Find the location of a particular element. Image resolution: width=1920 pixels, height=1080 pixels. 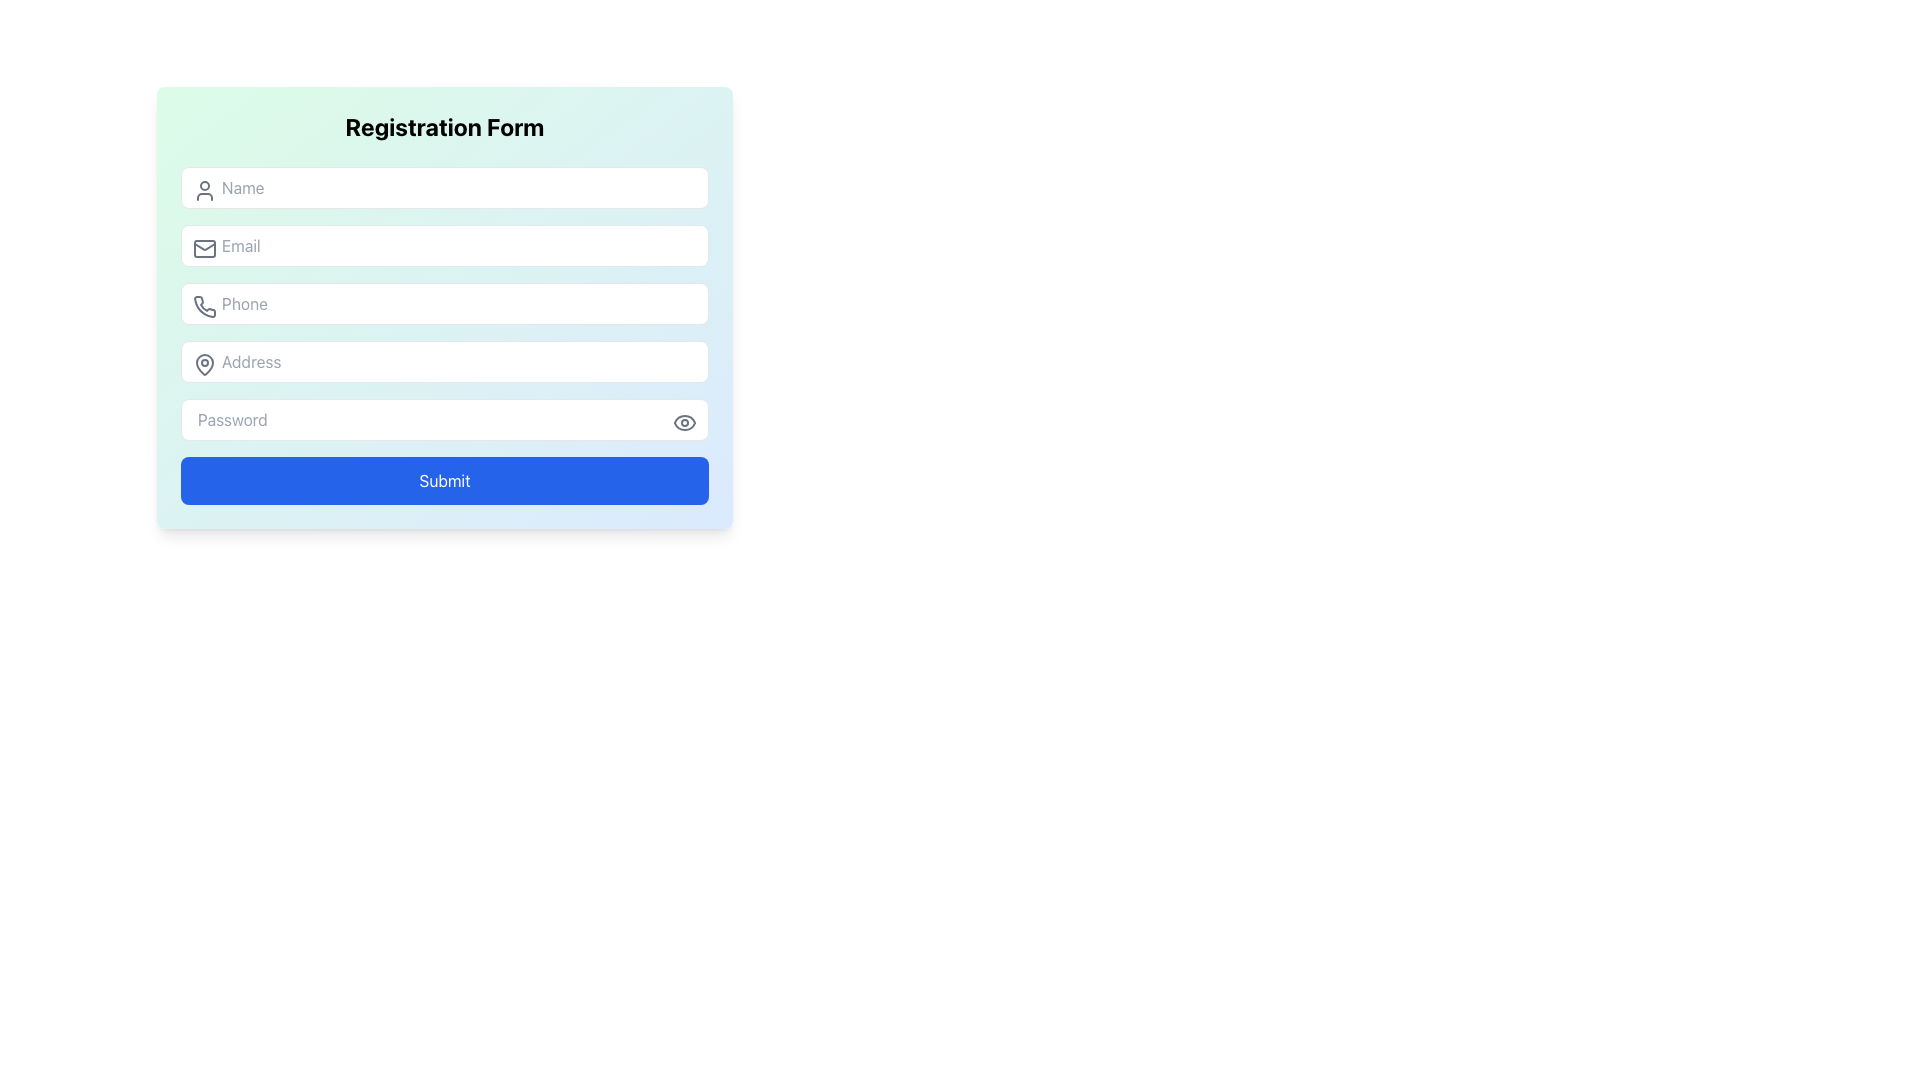

the gray map pin icon that is positioned to the left of the 'Address' input field is located at coordinates (205, 365).